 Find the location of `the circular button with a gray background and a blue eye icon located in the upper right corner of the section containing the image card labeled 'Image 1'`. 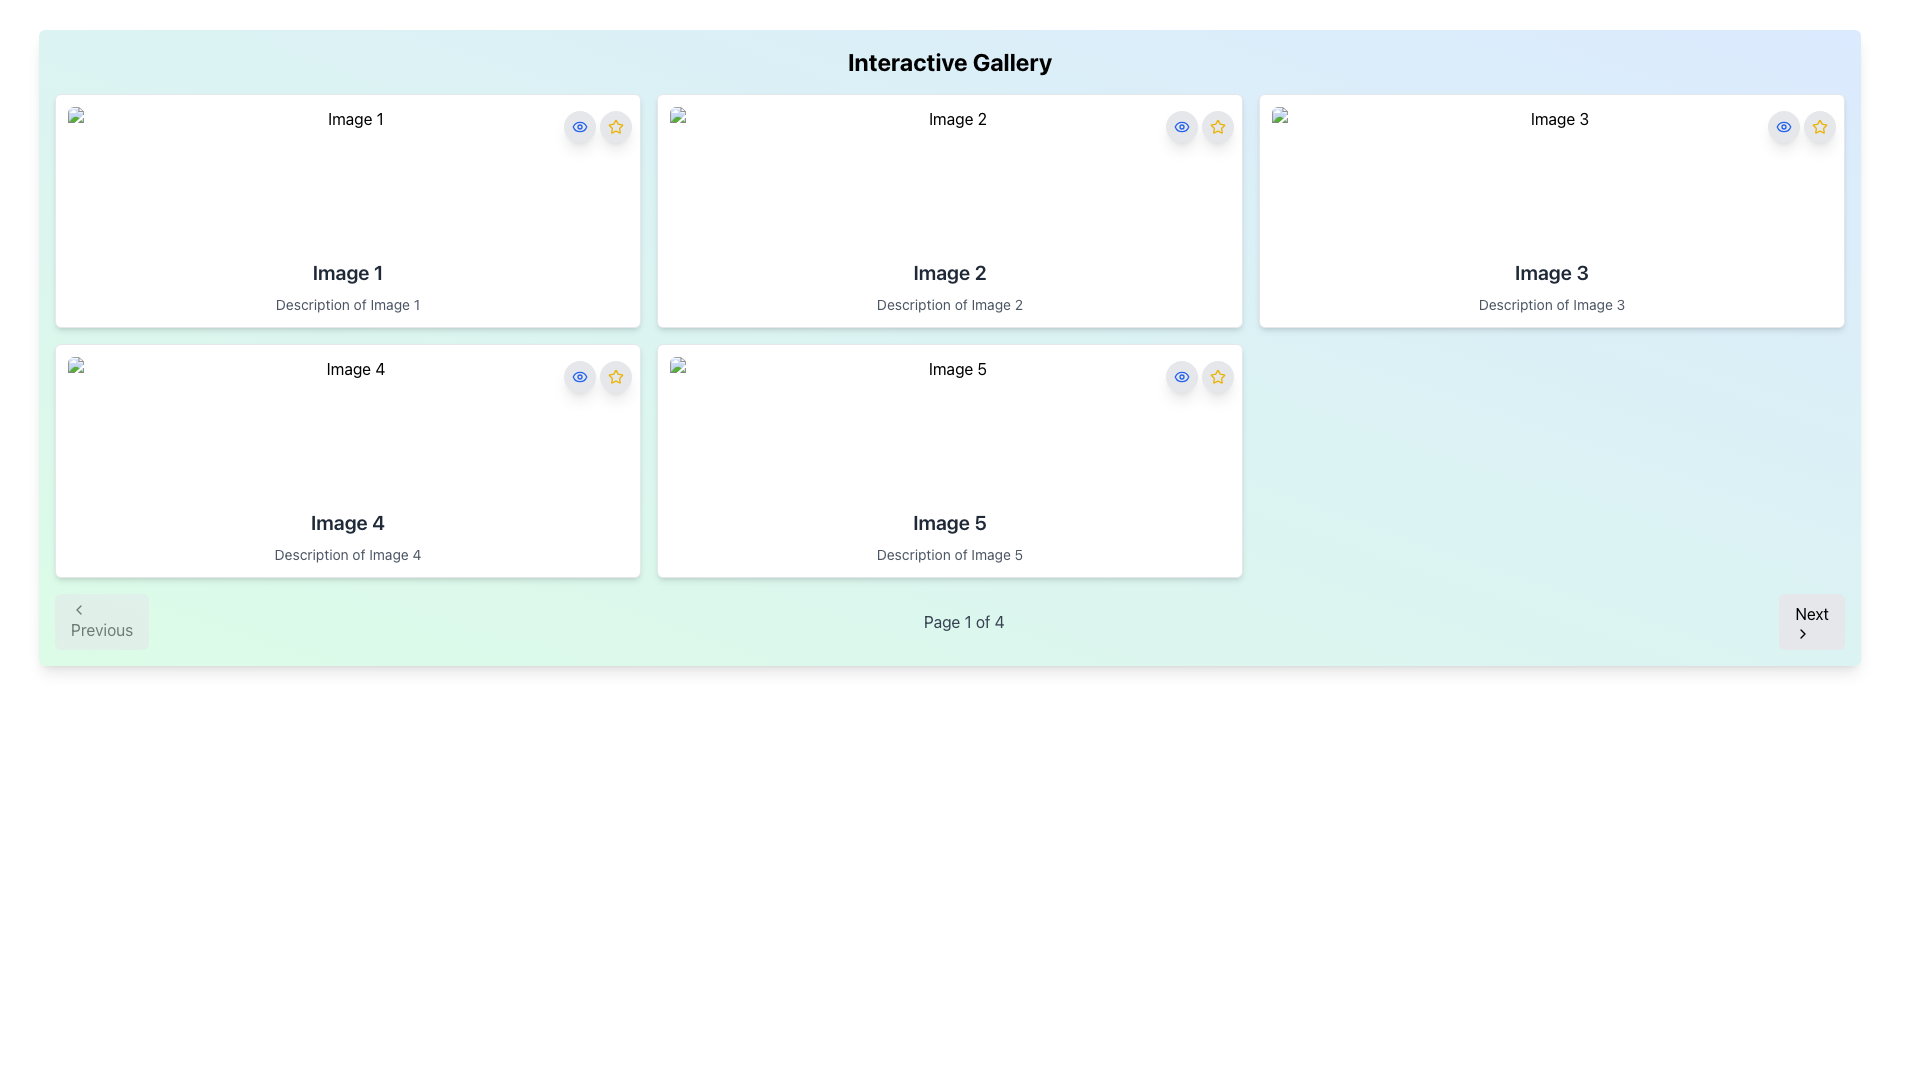

the circular button with a gray background and a blue eye icon located in the upper right corner of the section containing the image card labeled 'Image 1' is located at coordinates (579, 127).